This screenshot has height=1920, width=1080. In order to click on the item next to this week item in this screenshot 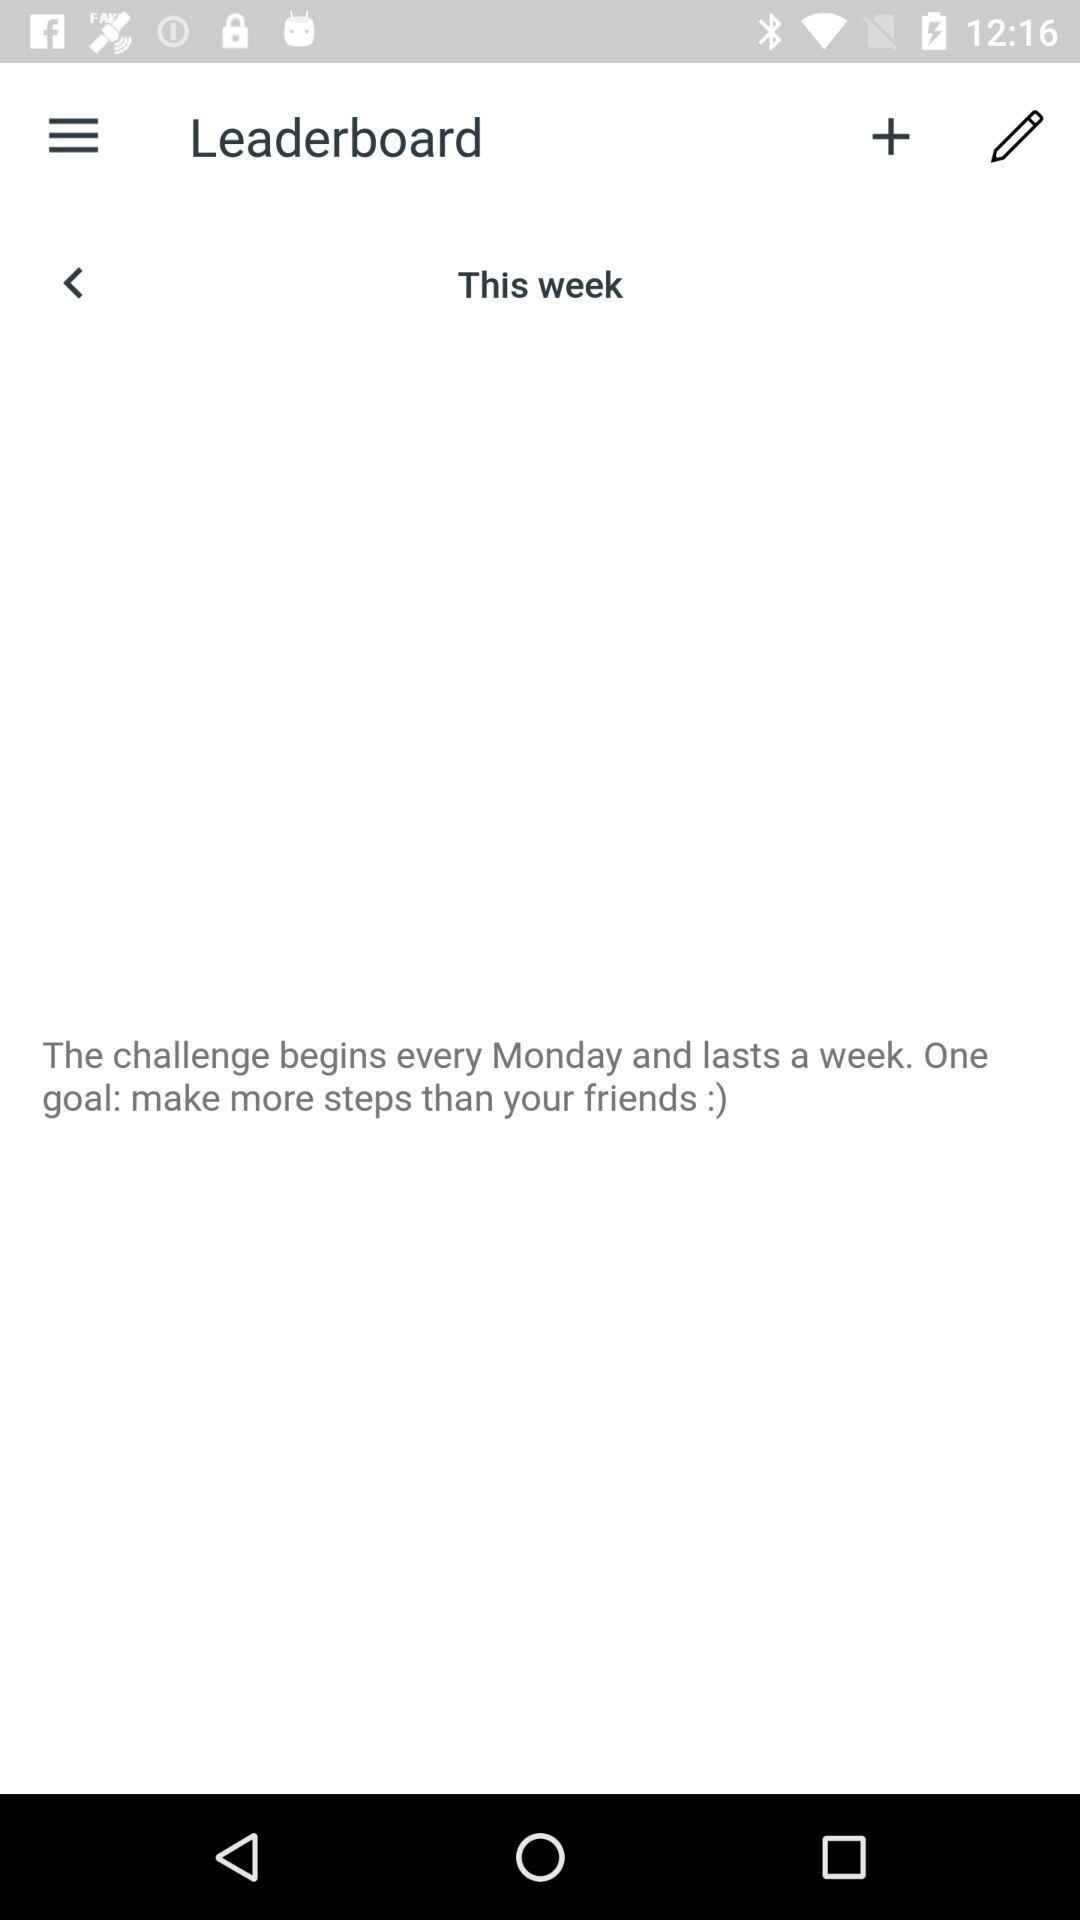, I will do `click(72, 282)`.